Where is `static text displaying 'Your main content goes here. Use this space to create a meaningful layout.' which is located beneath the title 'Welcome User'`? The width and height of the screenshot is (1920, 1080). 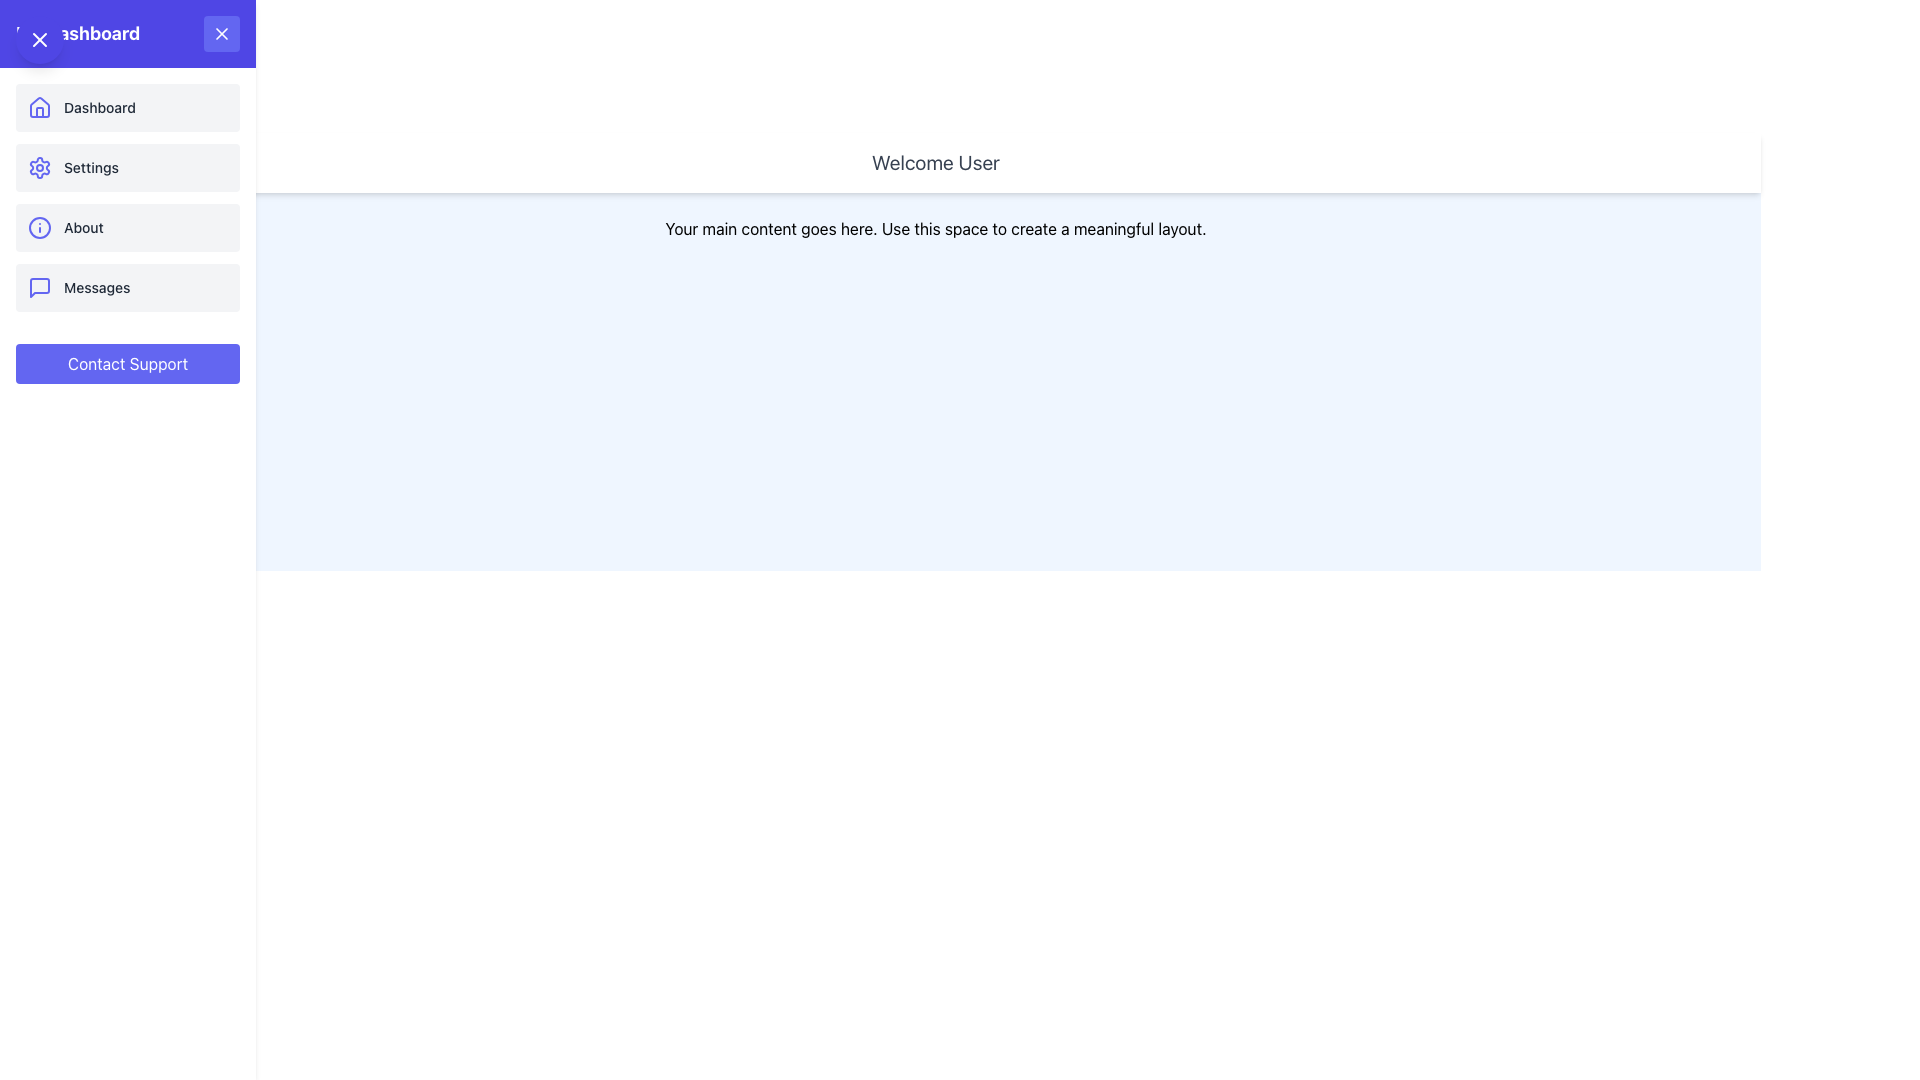 static text displaying 'Your main content goes here. Use this space to create a meaningful layout.' which is located beneath the title 'Welcome User' is located at coordinates (935, 227).